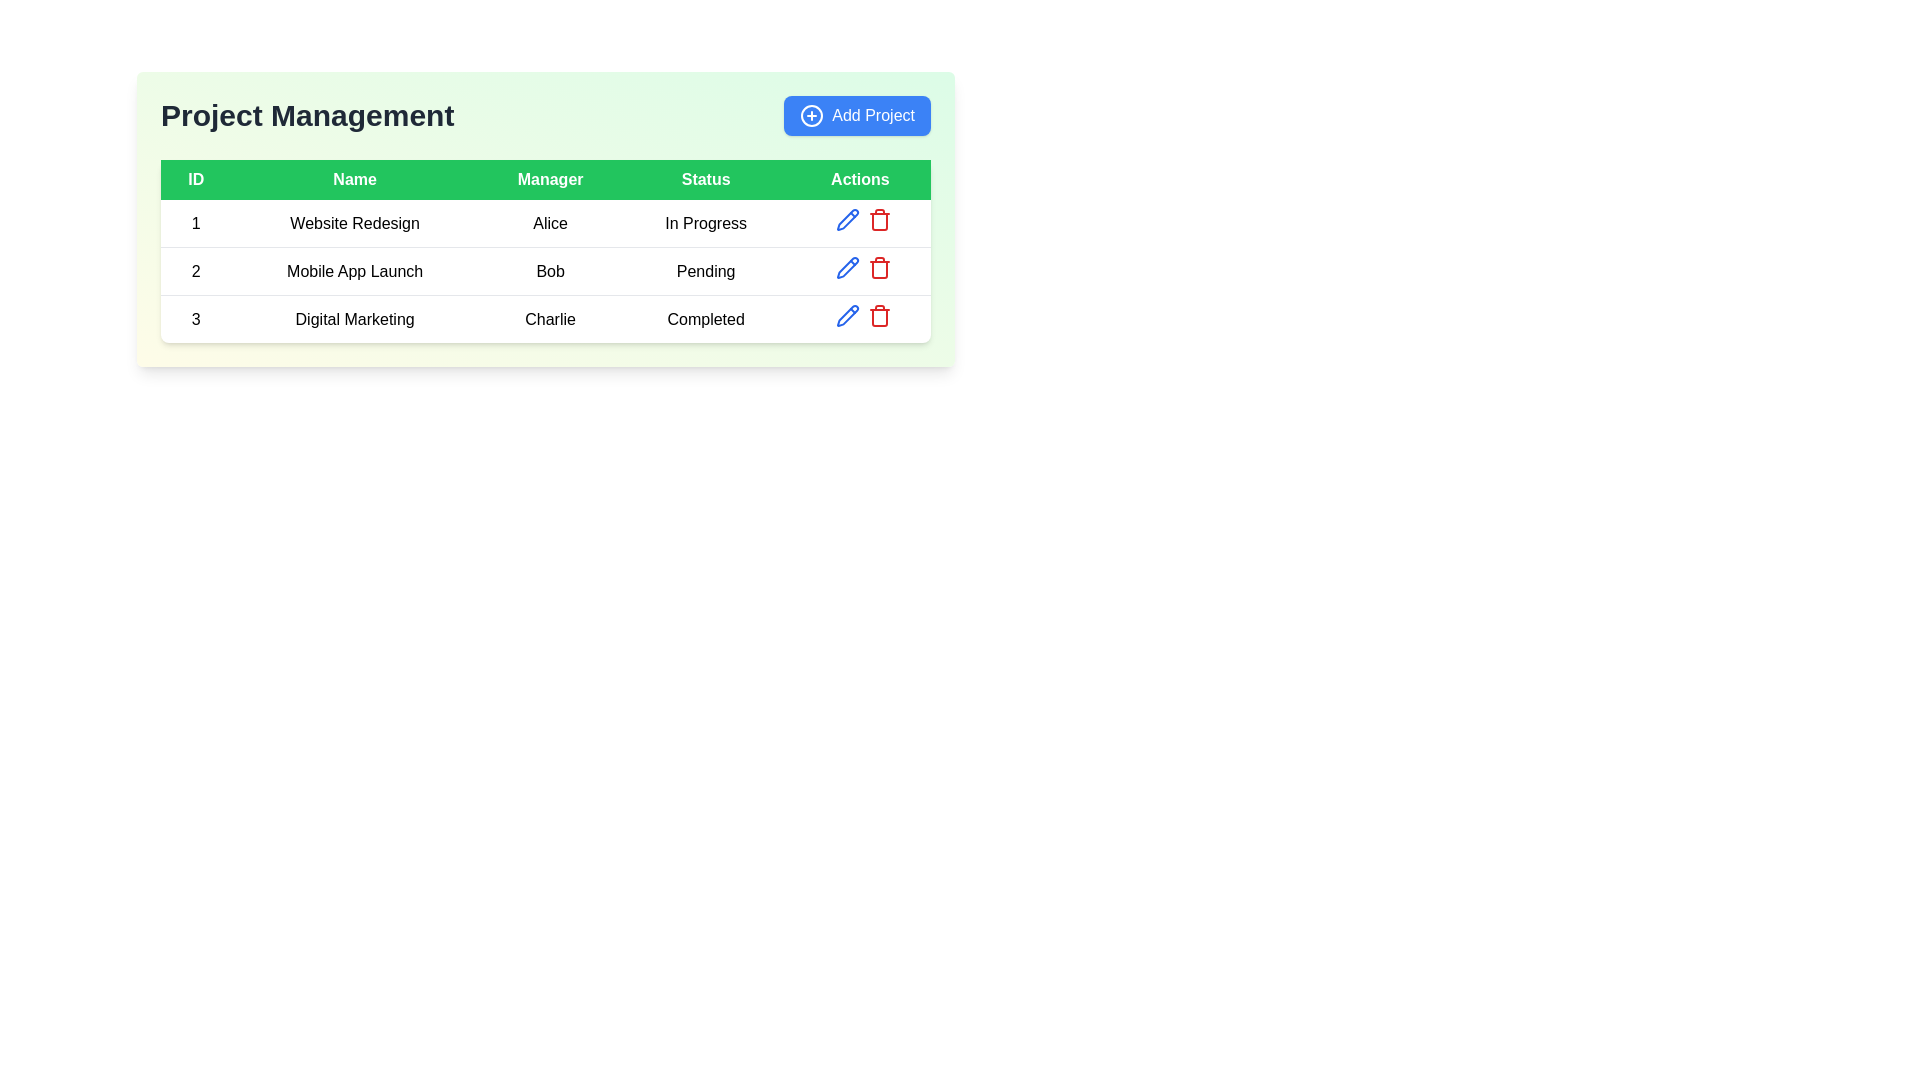  What do you see at coordinates (848, 266) in the screenshot?
I see `the Icon button located in the second row of the 'Actions' column` at bounding box center [848, 266].